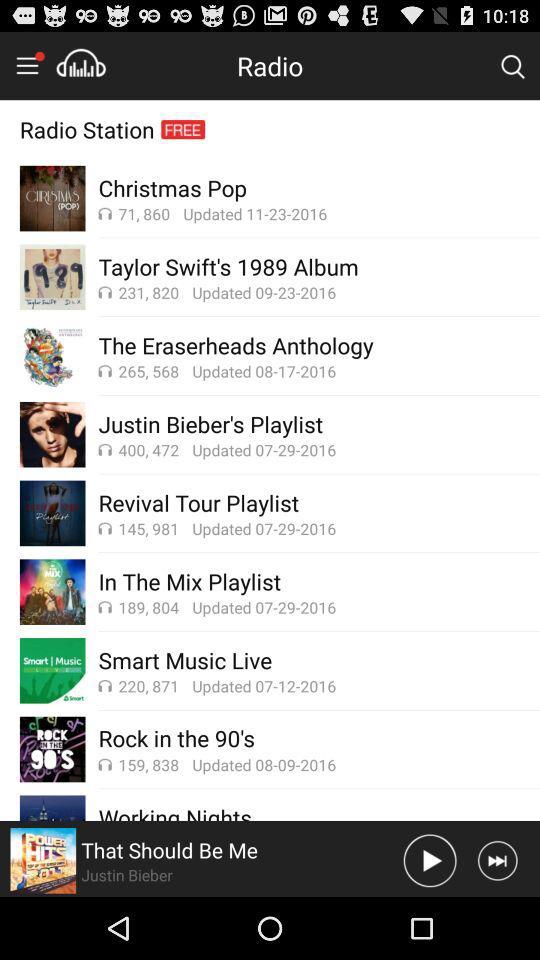 The width and height of the screenshot is (540, 960). What do you see at coordinates (80, 65) in the screenshot?
I see `to playlist` at bounding box center [80, 65].